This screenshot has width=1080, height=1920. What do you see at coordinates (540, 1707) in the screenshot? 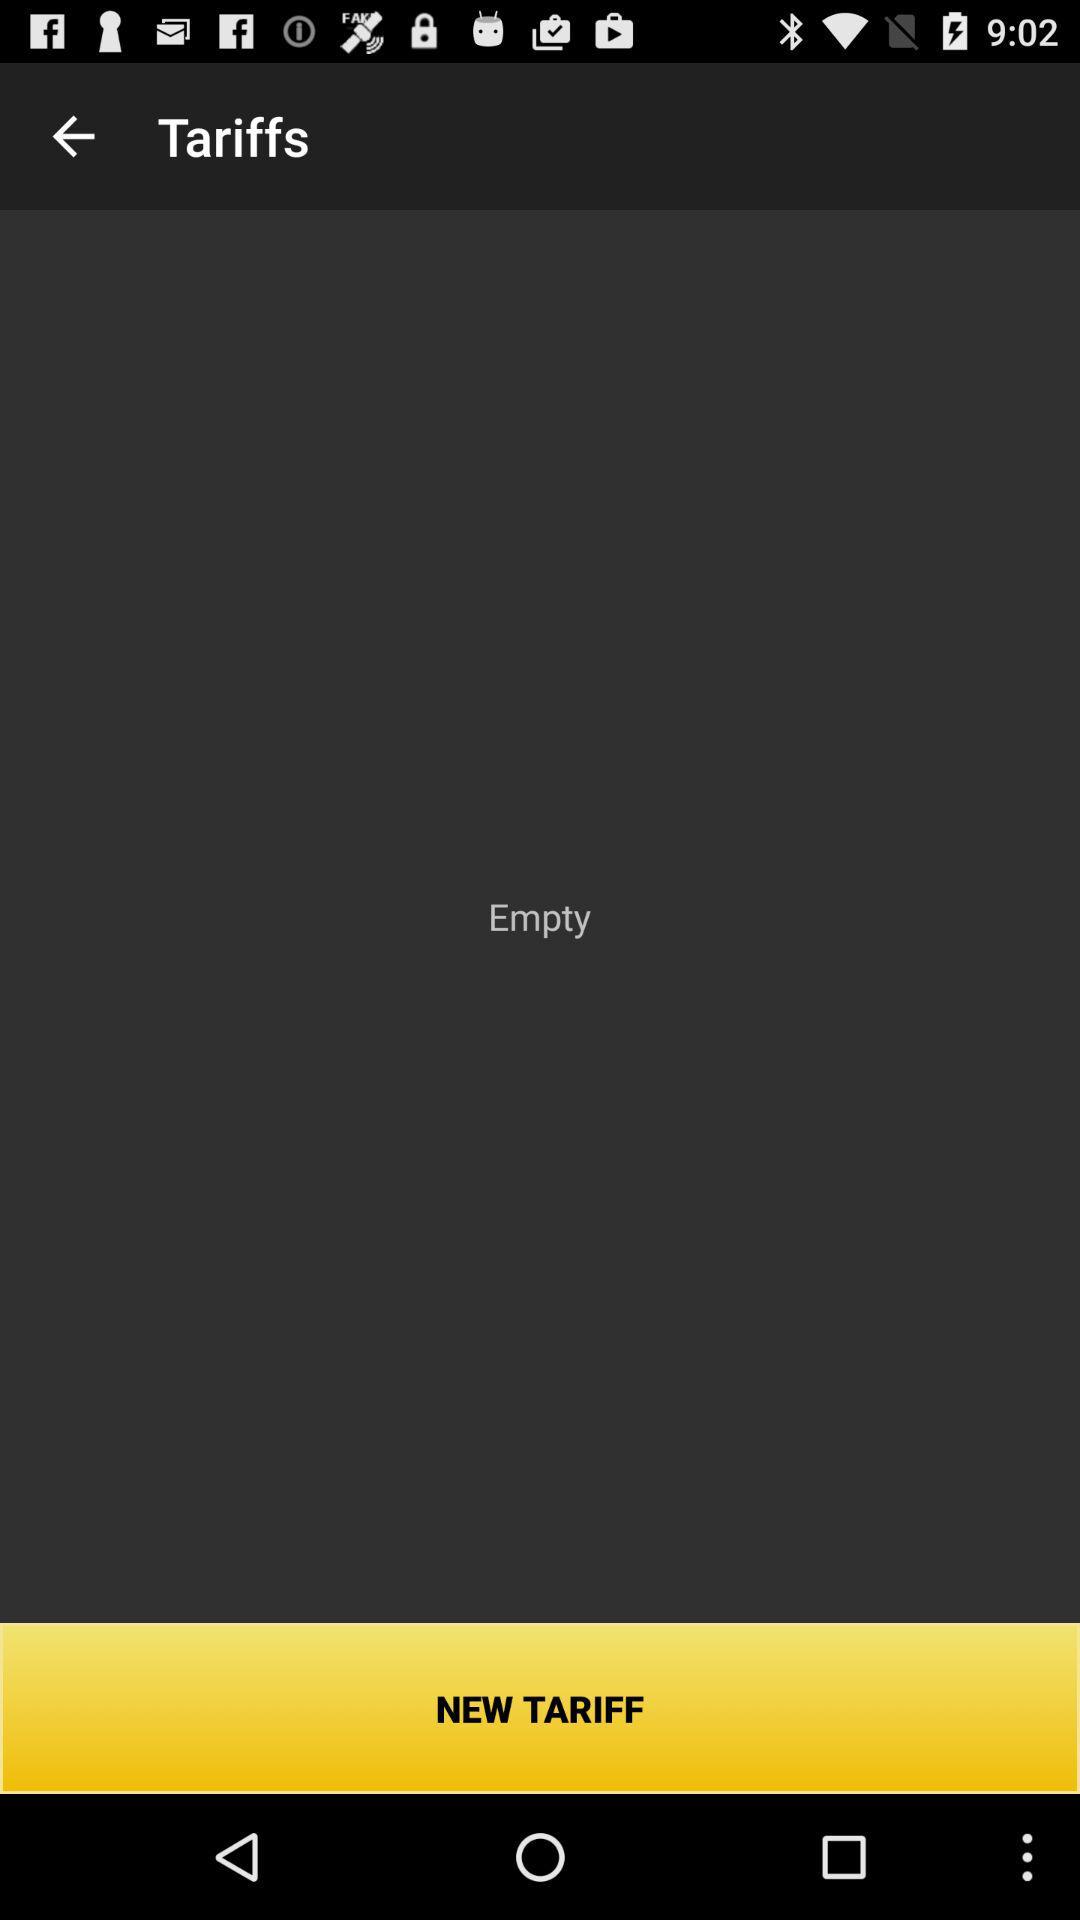
I see `new tariff item` at bounding box center [540, 1707].